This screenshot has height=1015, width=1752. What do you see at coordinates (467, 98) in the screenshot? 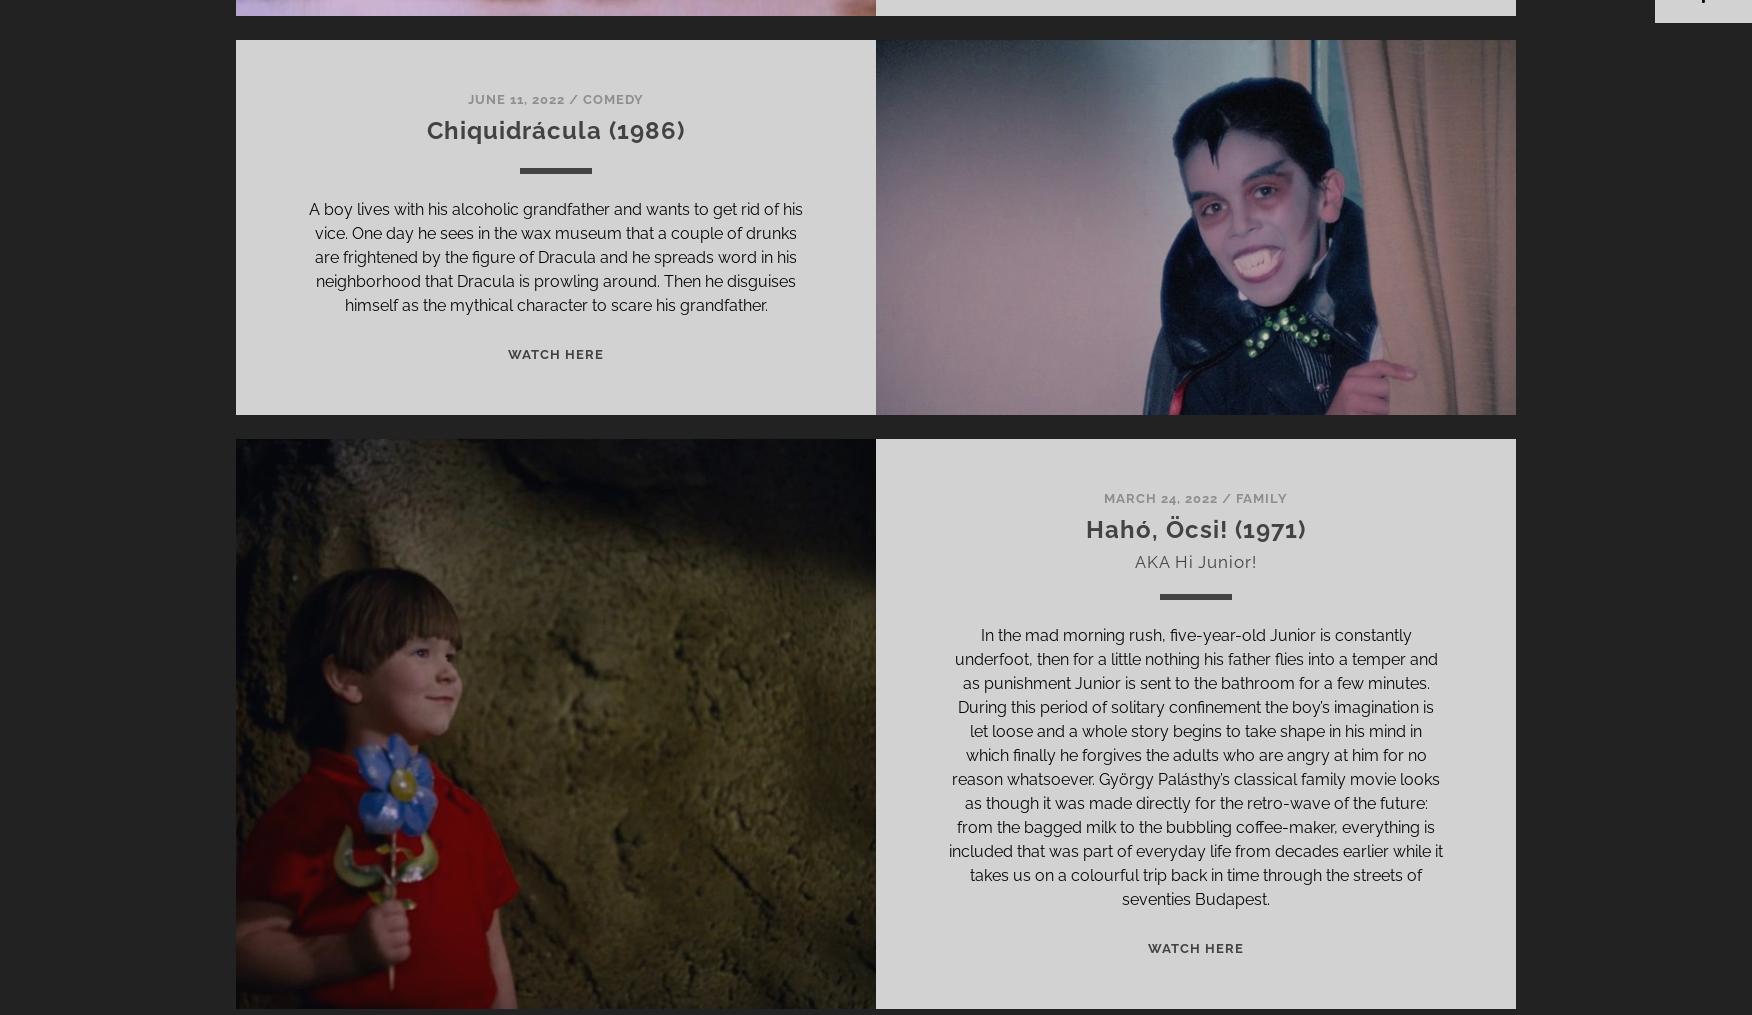
I see `'June 11, 2022'` at bounding box center [467, 98].